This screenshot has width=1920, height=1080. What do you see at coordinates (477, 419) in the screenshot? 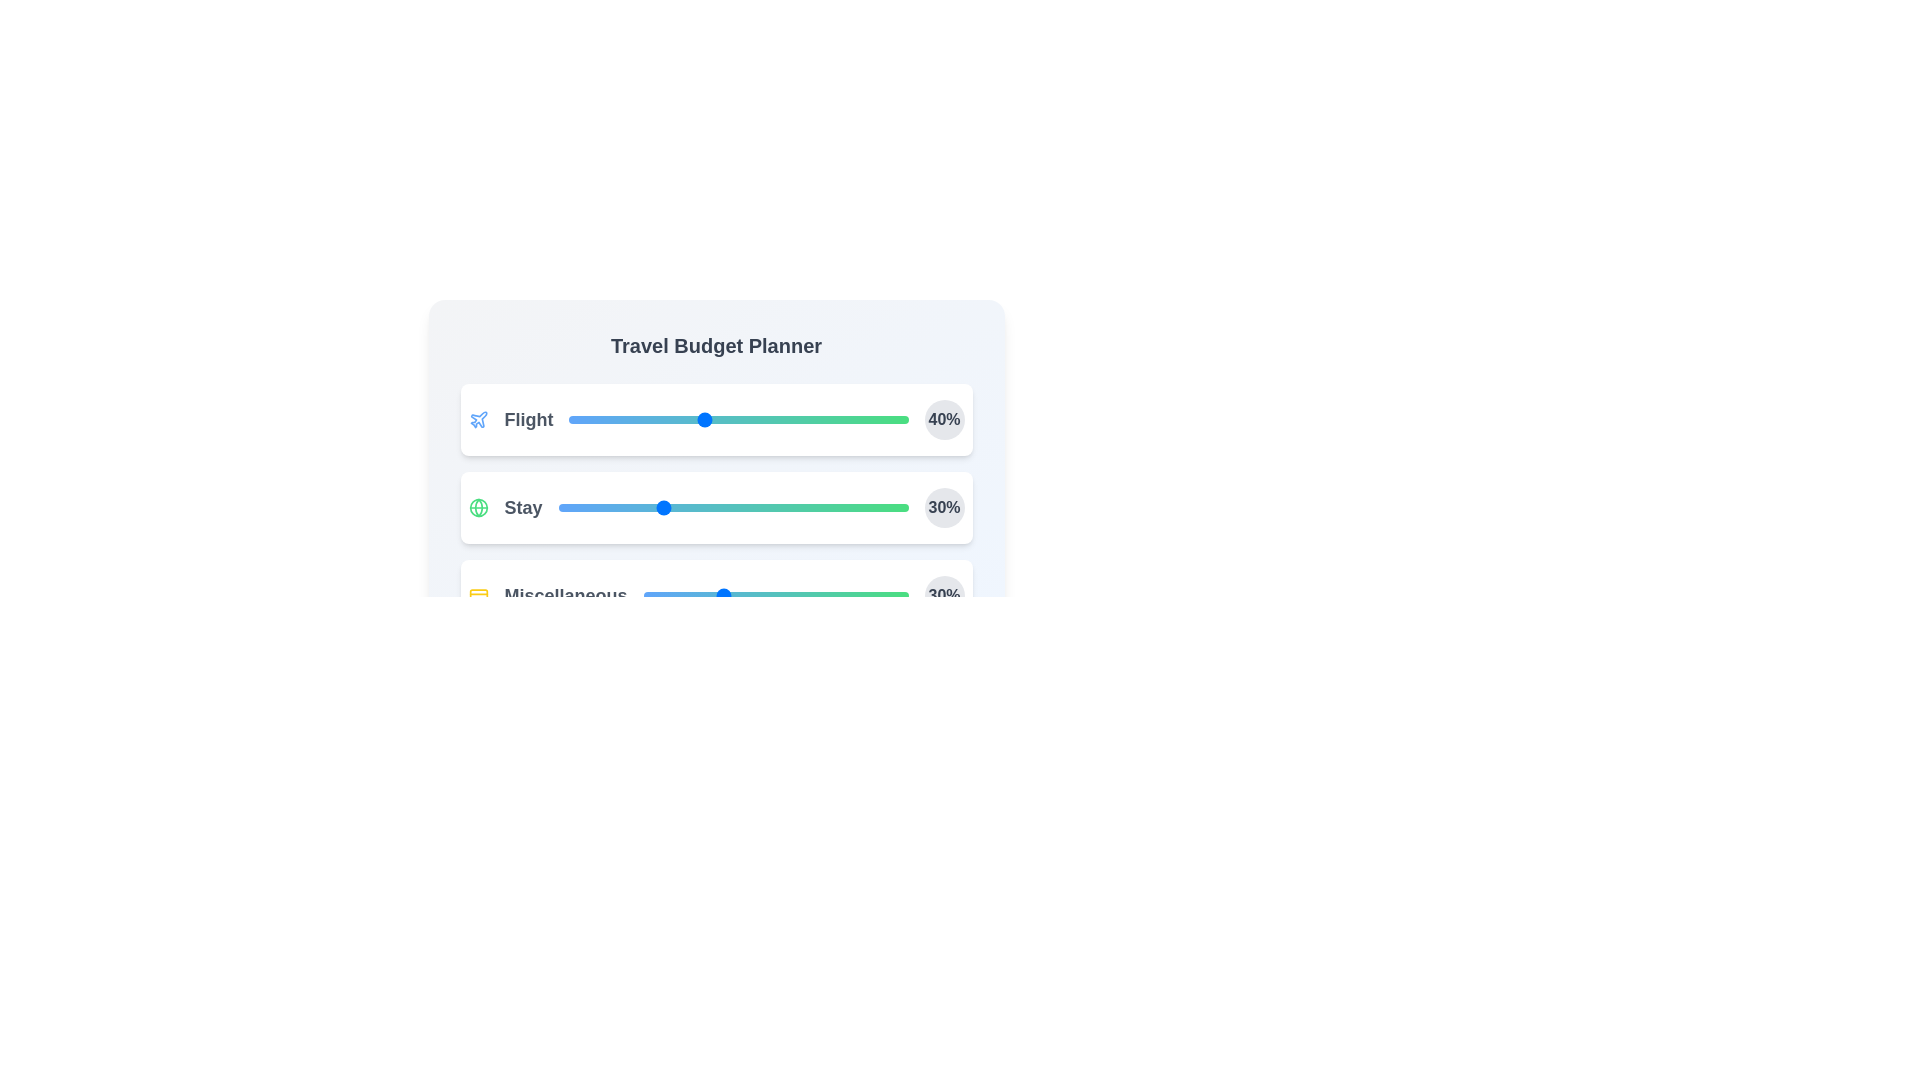
I see `the icon next to the category name Flight` at bounding box center [477, 419].